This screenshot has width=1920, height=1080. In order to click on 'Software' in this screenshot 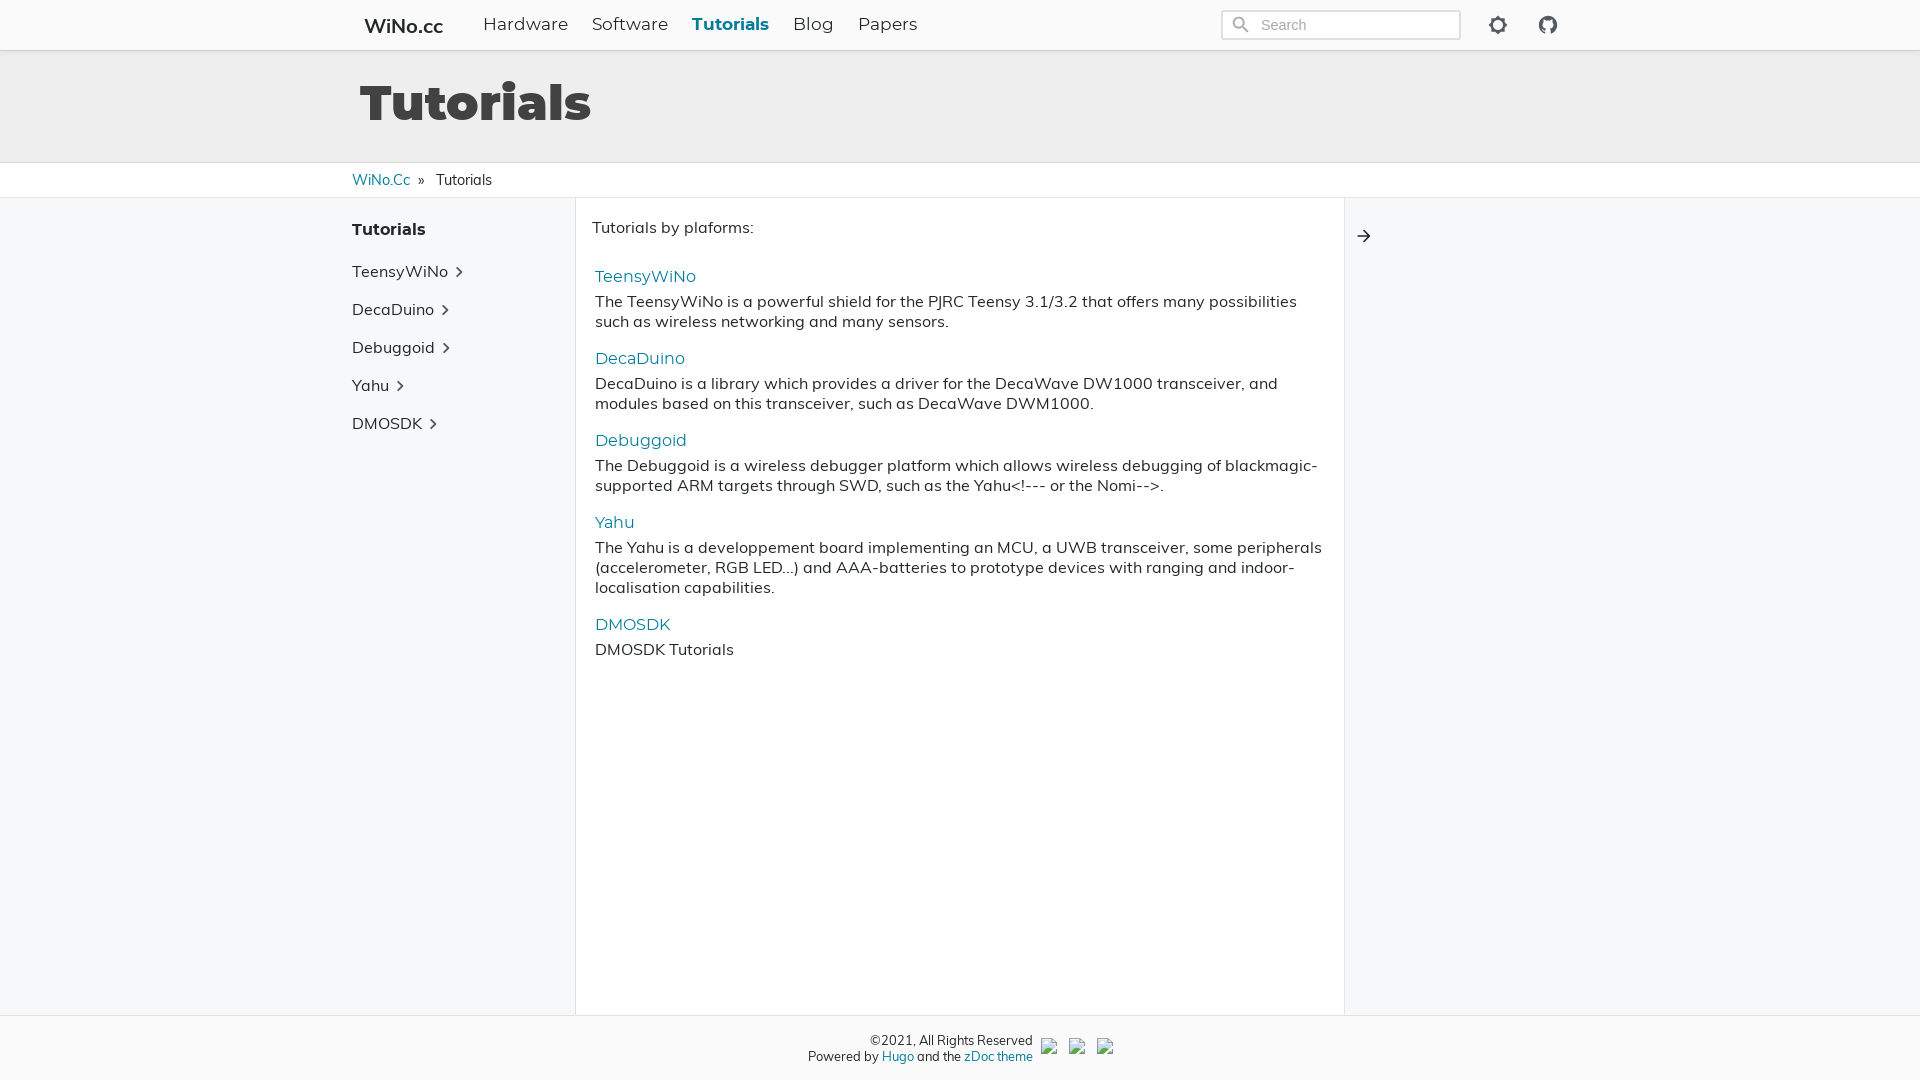, I will do `click(628, 24)`.